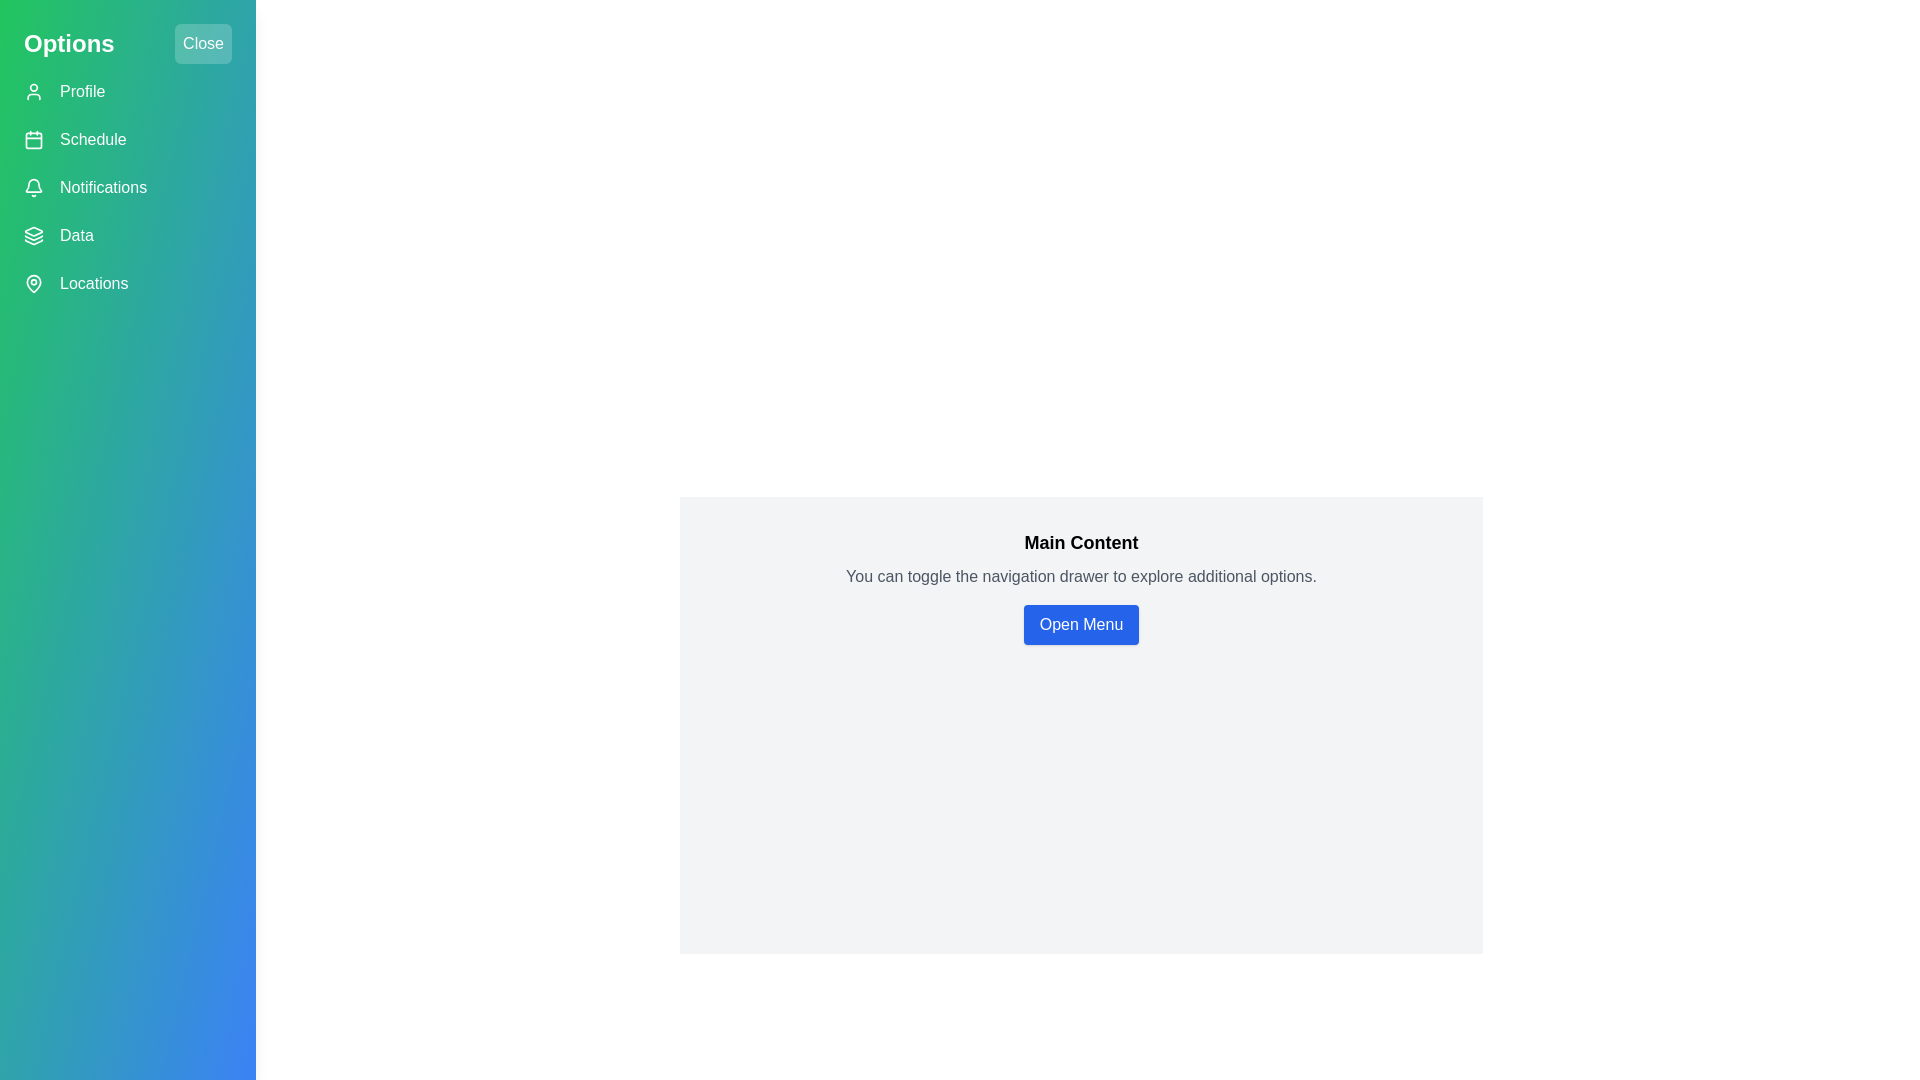 The image size is (1920, 1080). I want to click on the Data button in the navigation menu, so click(127, 234).